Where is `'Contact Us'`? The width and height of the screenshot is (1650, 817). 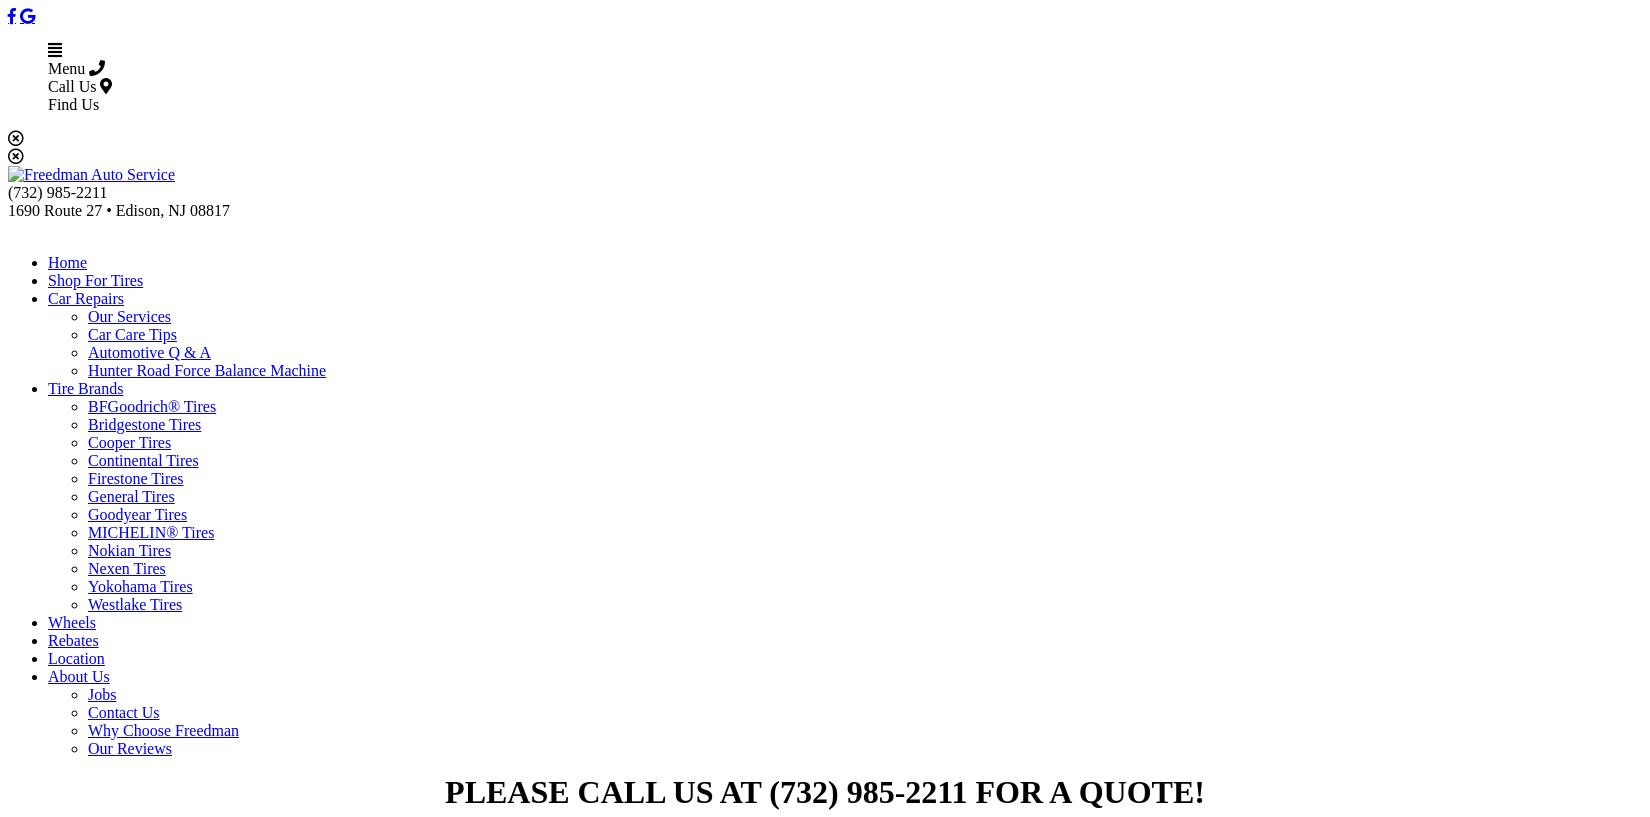 'Contact Us' is located at coordinates (123, 711).